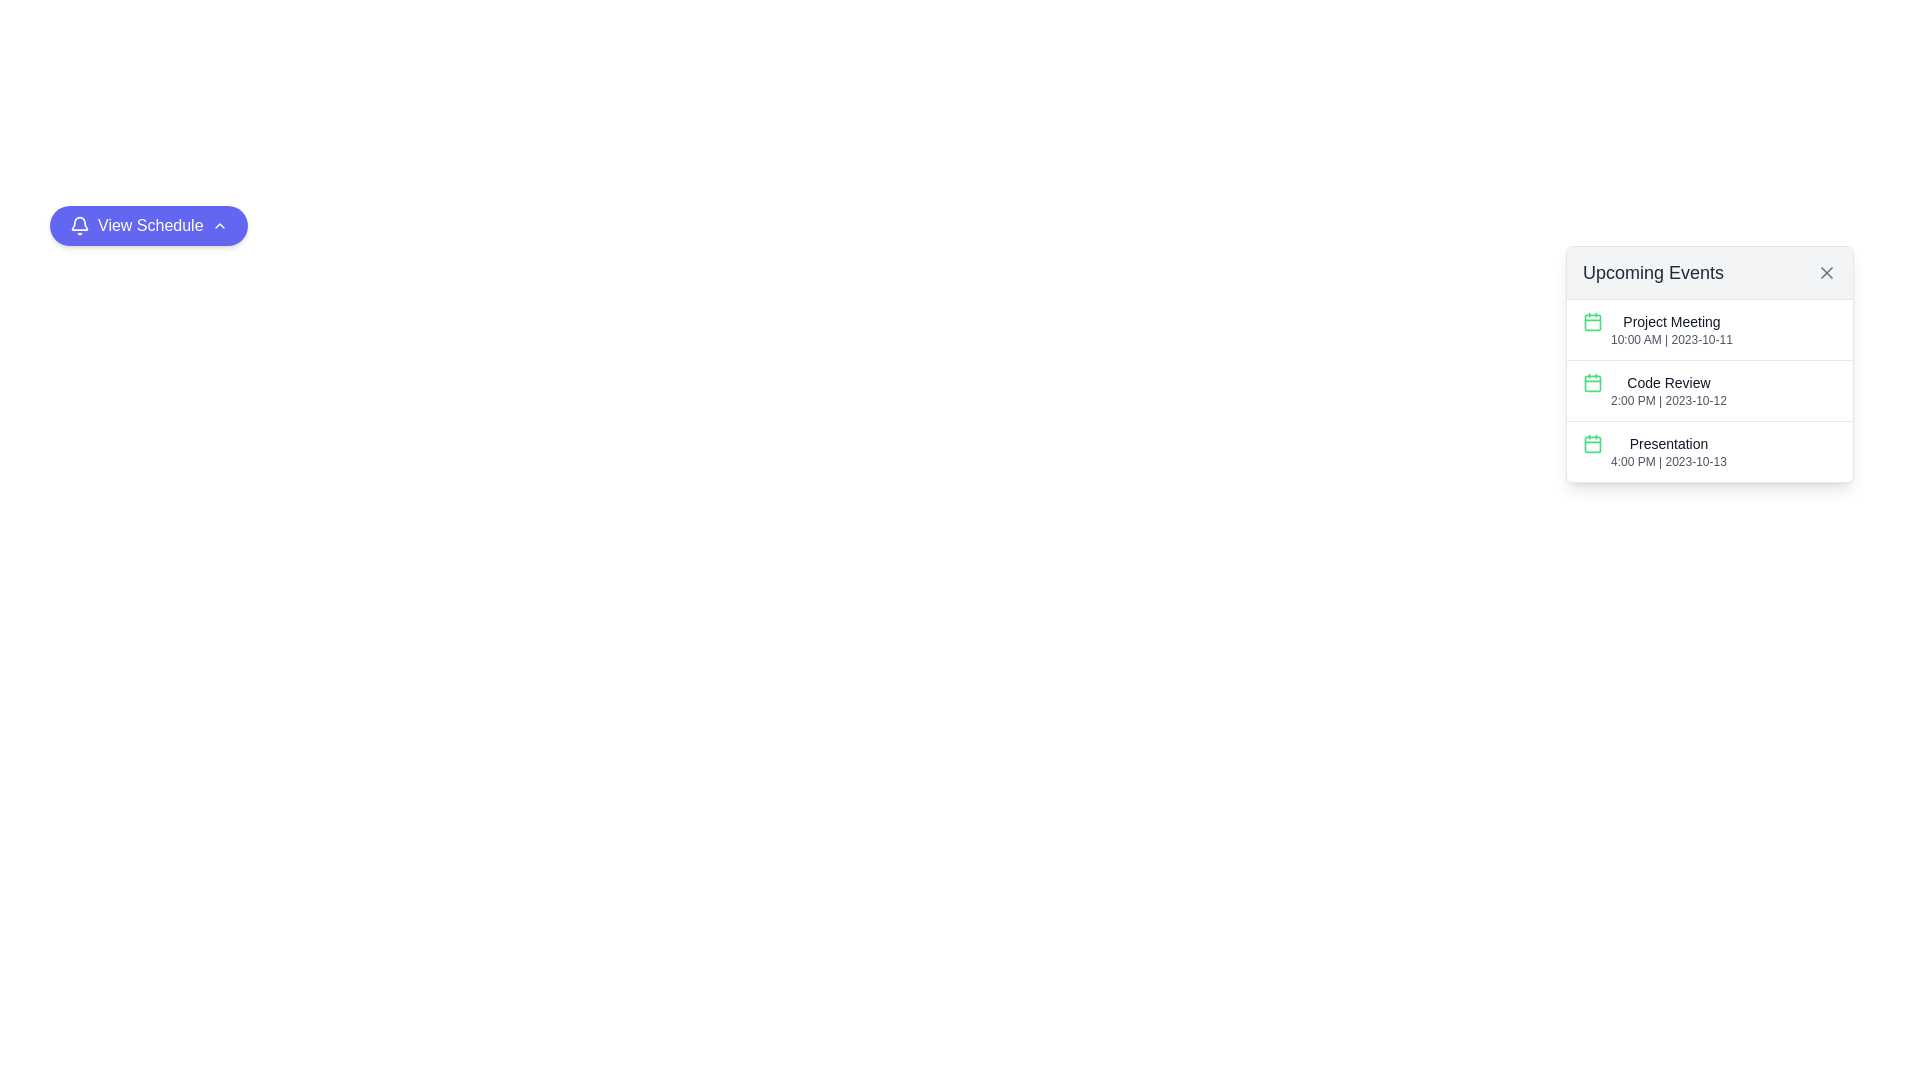  What do you see at coordinates (1668, 442) in the screenshot?
I see `the static text label indicating the title of the corresponding calendar event, which is the third entry in the upcoming events list` at bounding box center [1668, 442].